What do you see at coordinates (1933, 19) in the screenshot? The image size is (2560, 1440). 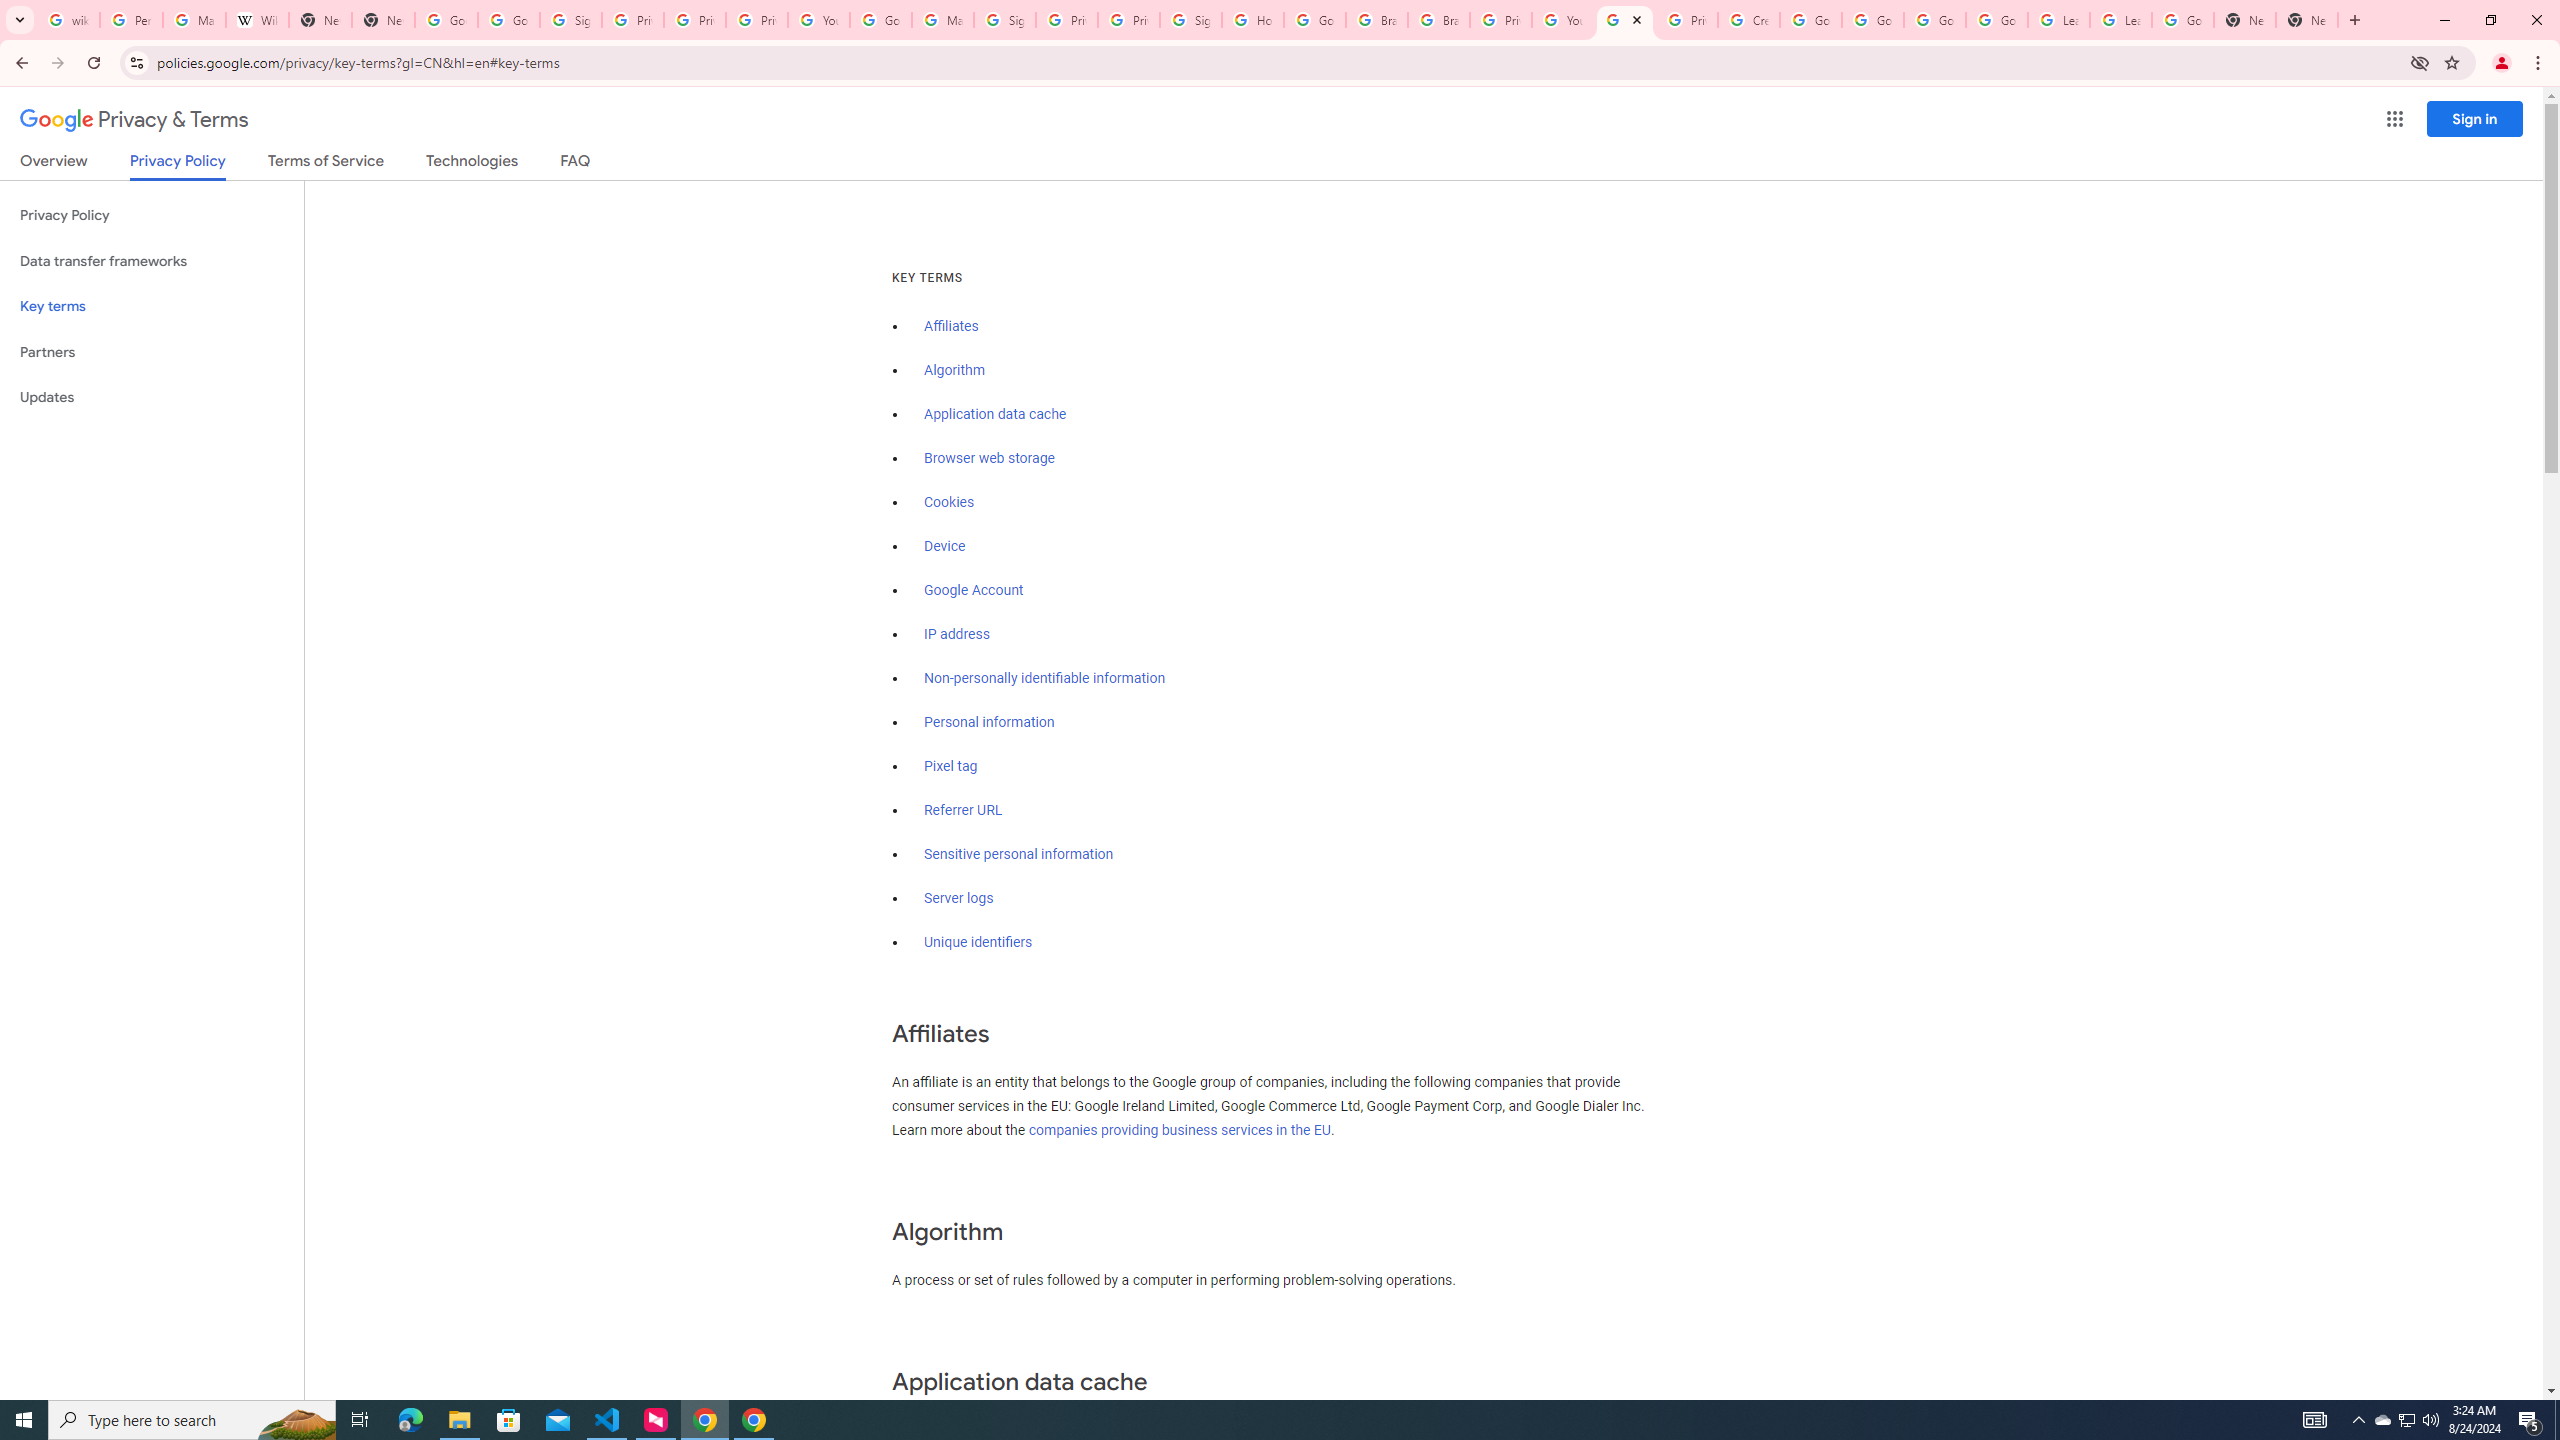 I see `'Google Account Help'` at bounding box center [1933, 19].